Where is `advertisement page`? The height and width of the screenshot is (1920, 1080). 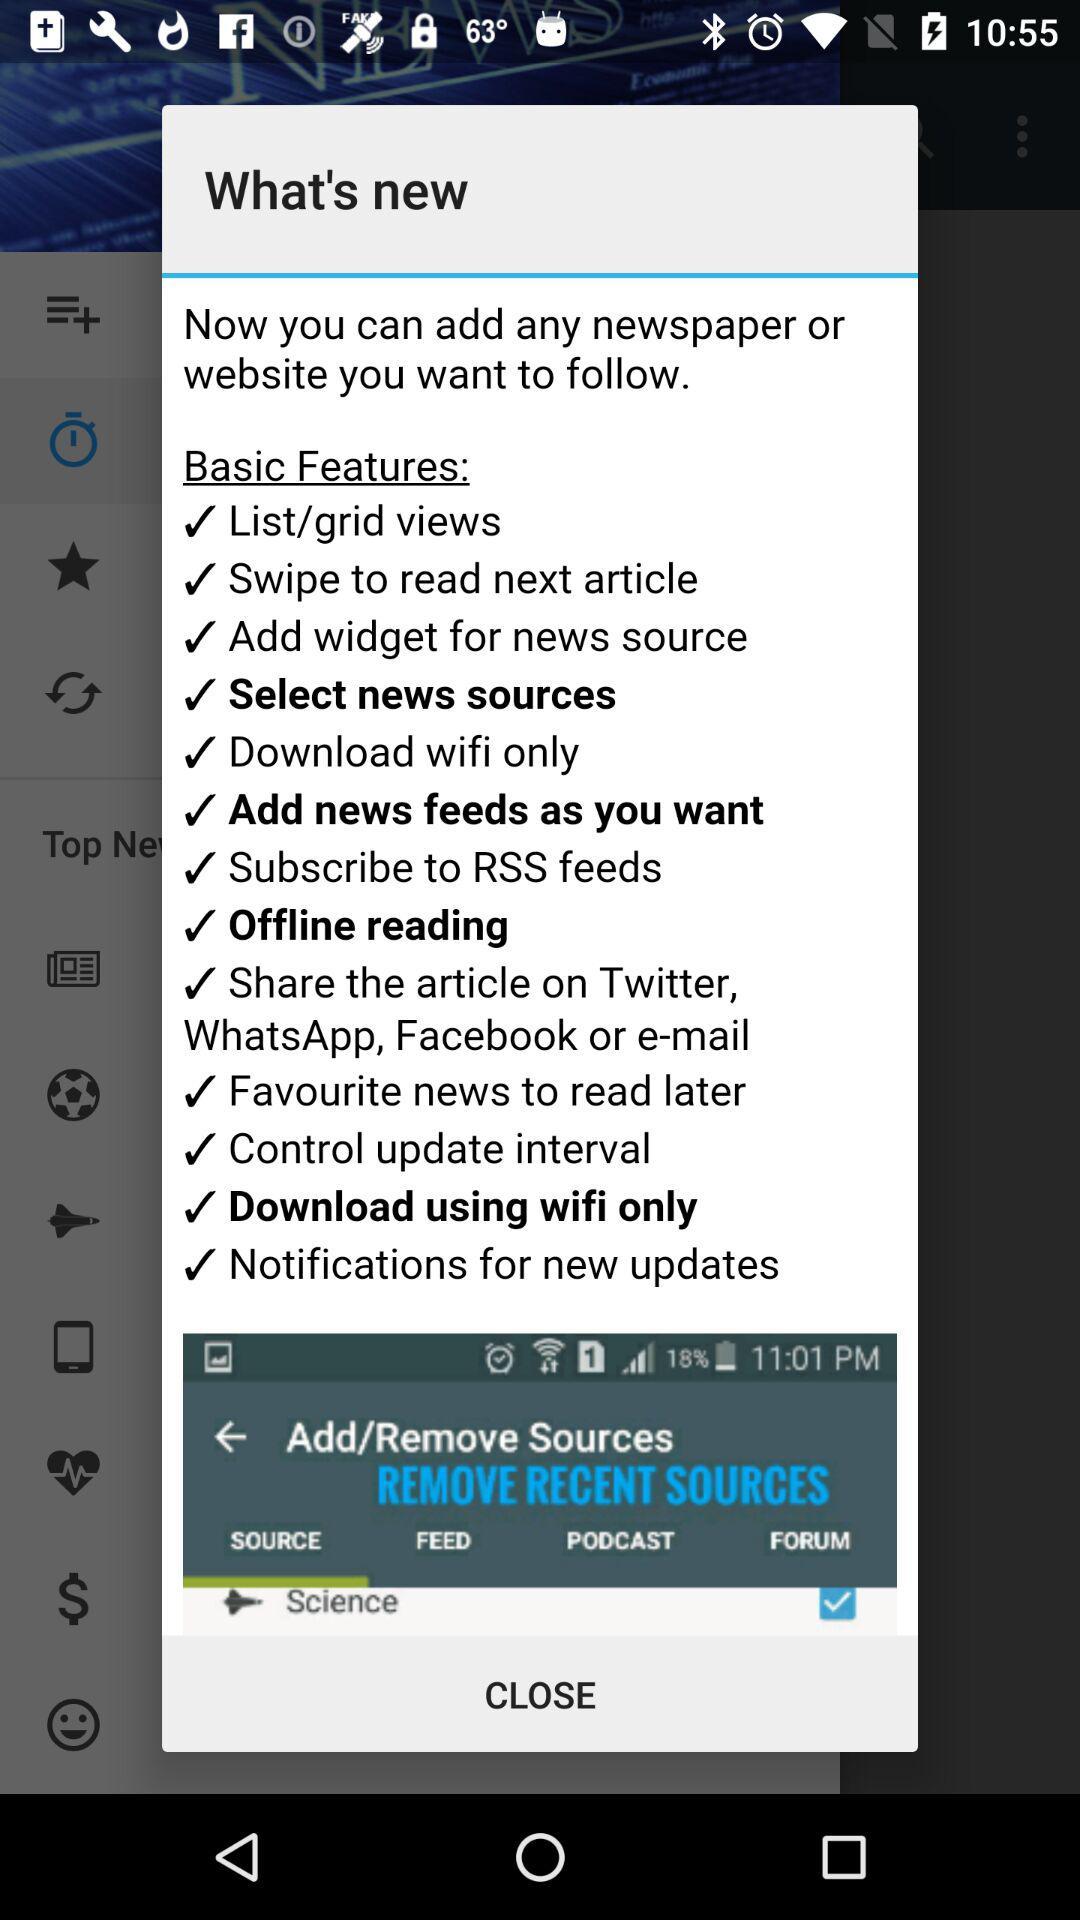
advertisement page is located at coordinates (540, 955).